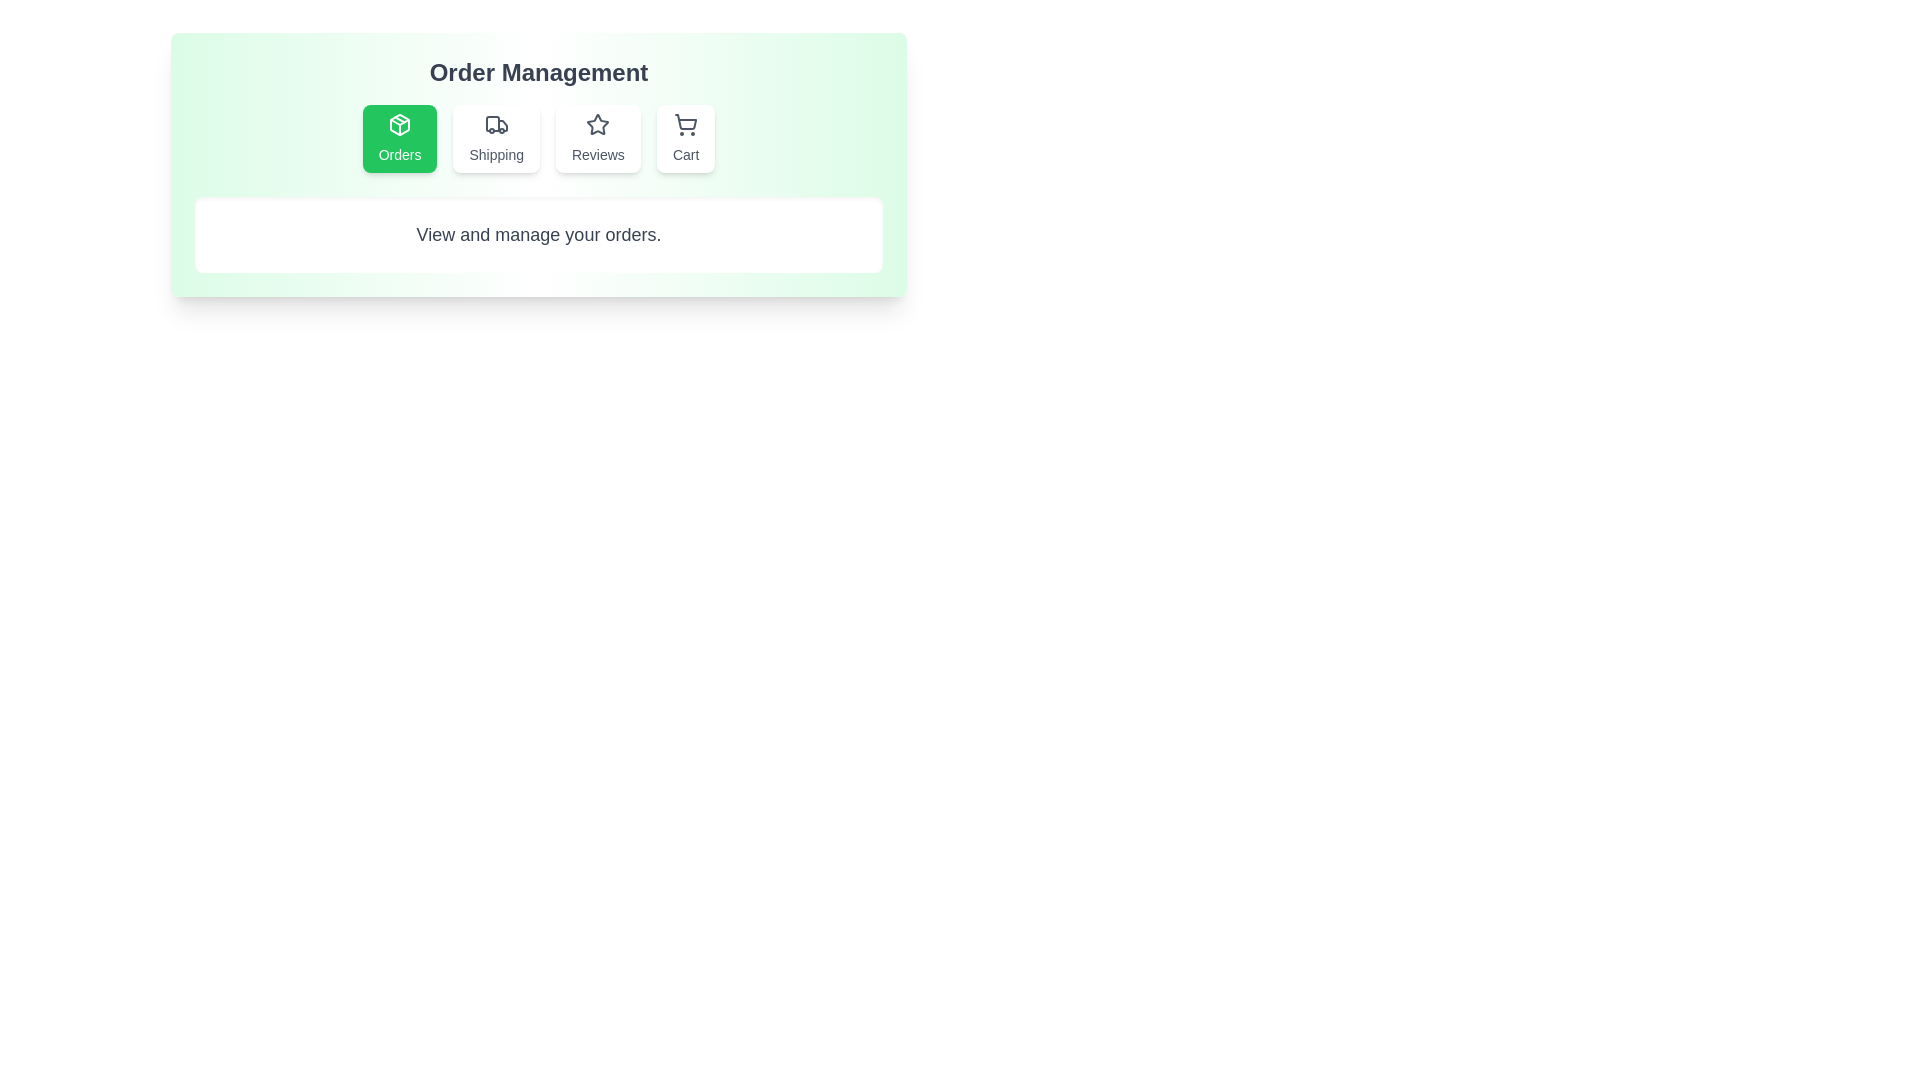 The width and height of the screenshot is (1920, 1080). Describe the element at coordinates (400, 137) in the screenshot. I see `the 'Orders' button, which is a rounded rectangular button with a green background, white text, and an icon resembling a package, to observe any tooltip or style change` at that location.